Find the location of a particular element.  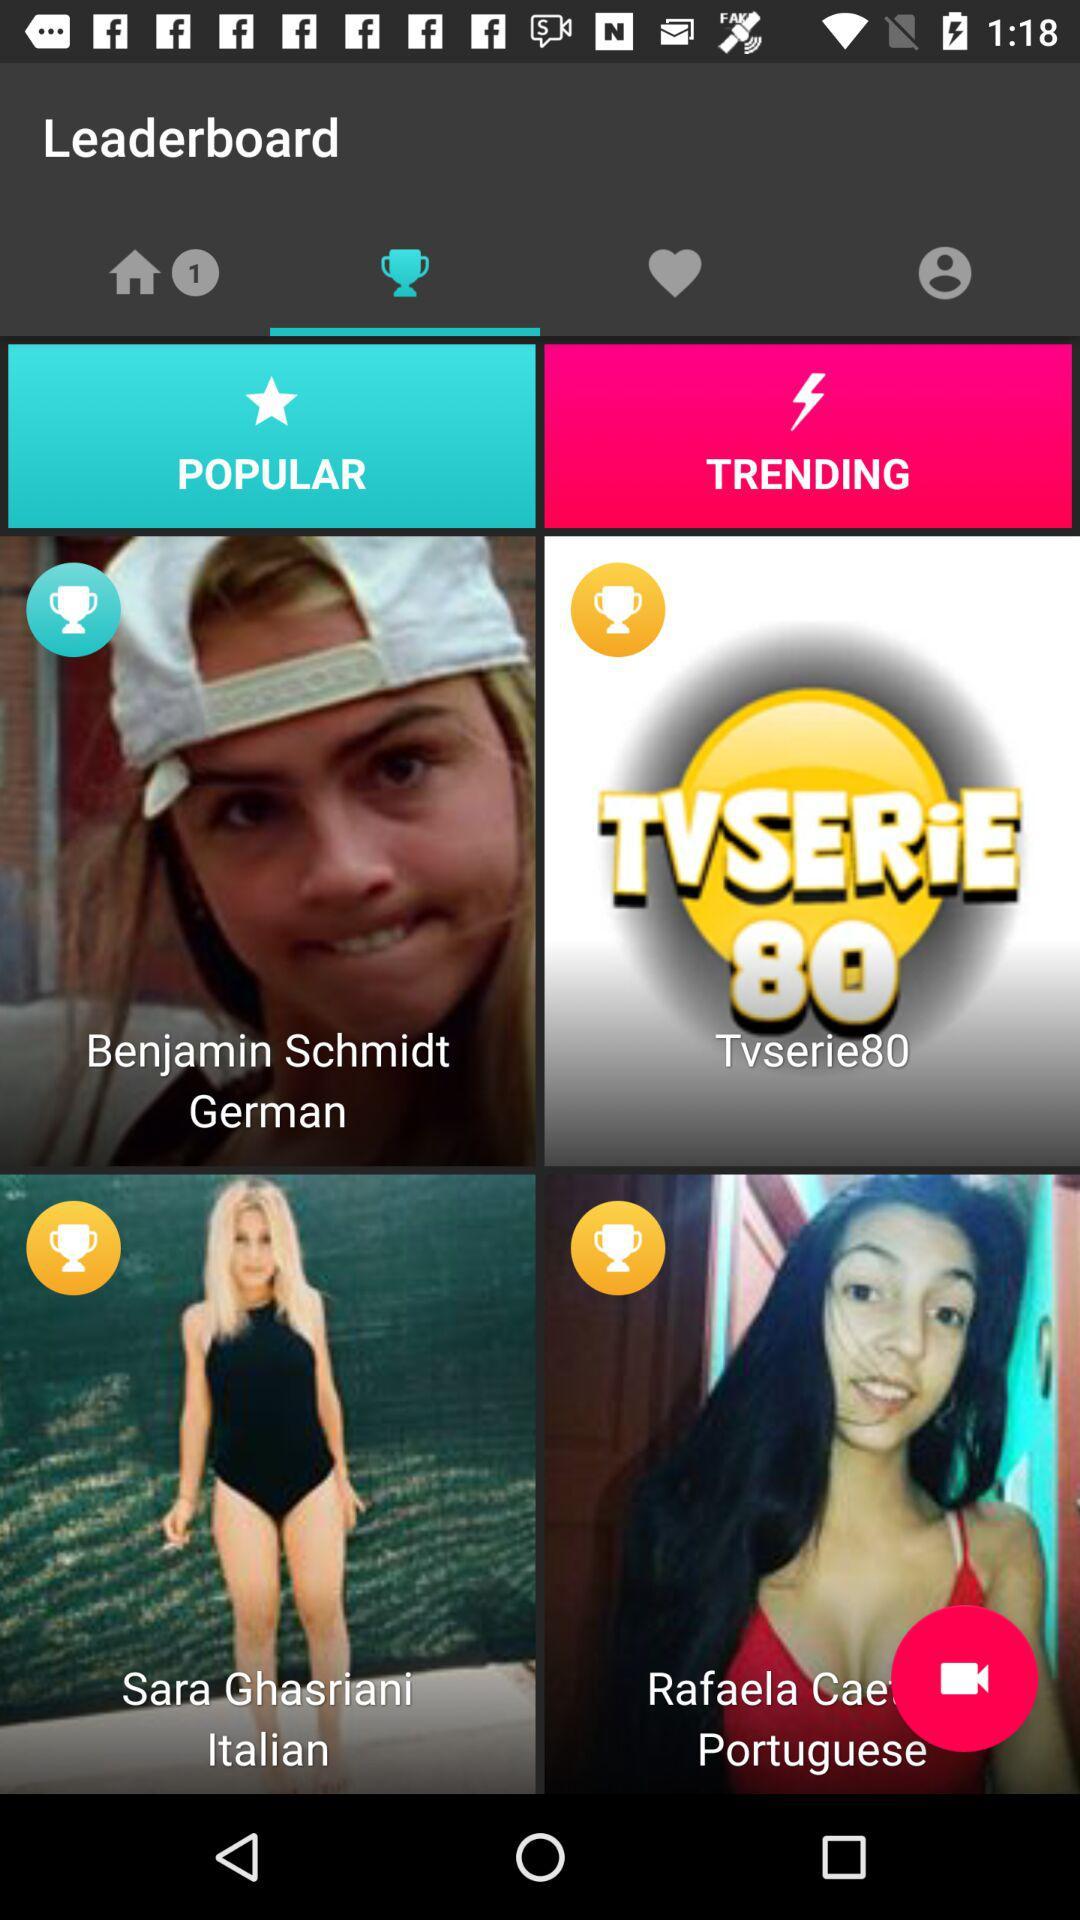

the videocam icon is located at coordinates (963, 1678).